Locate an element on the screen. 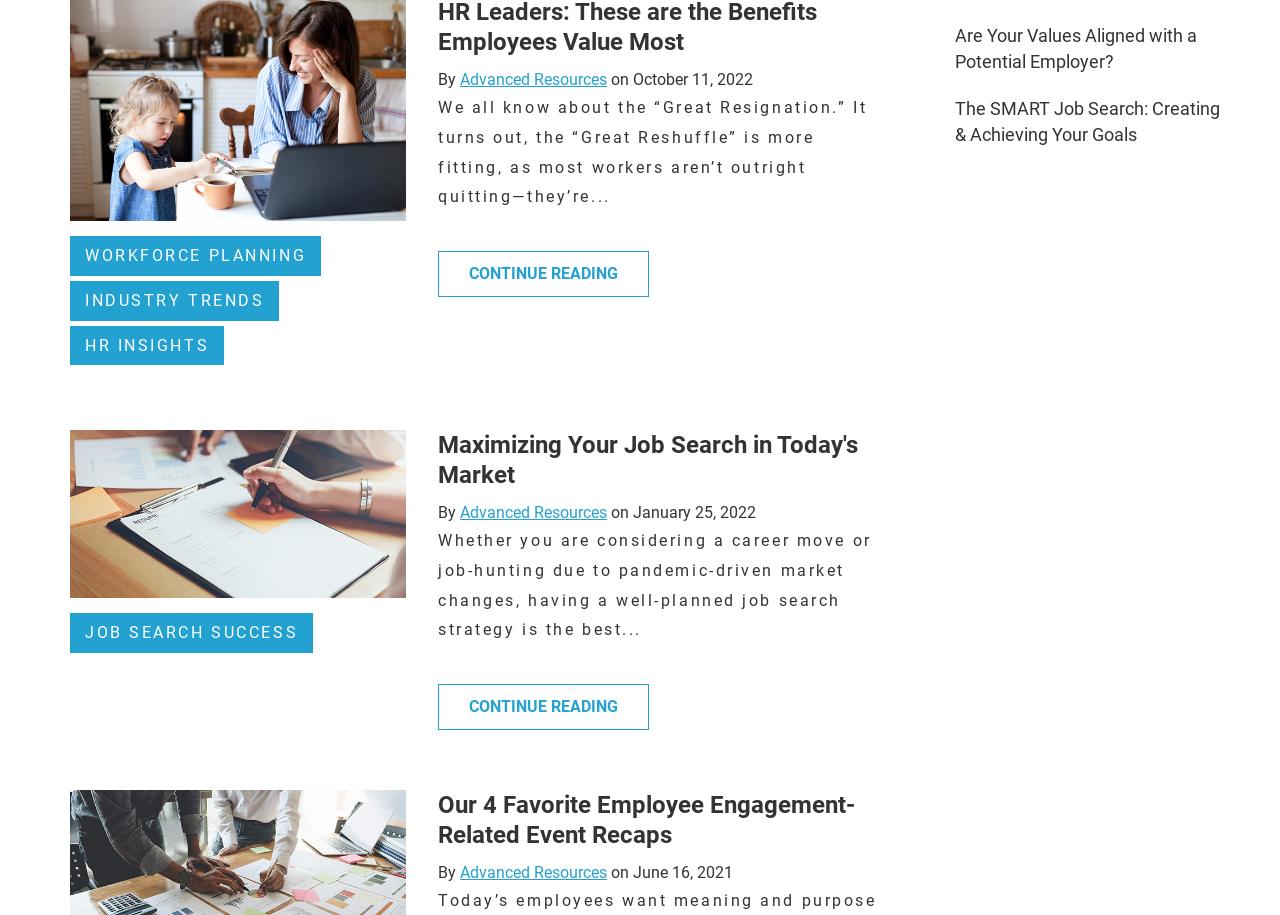  'Maximizing Your Job Search in Today's Market' is located at coordinates (647, 458).